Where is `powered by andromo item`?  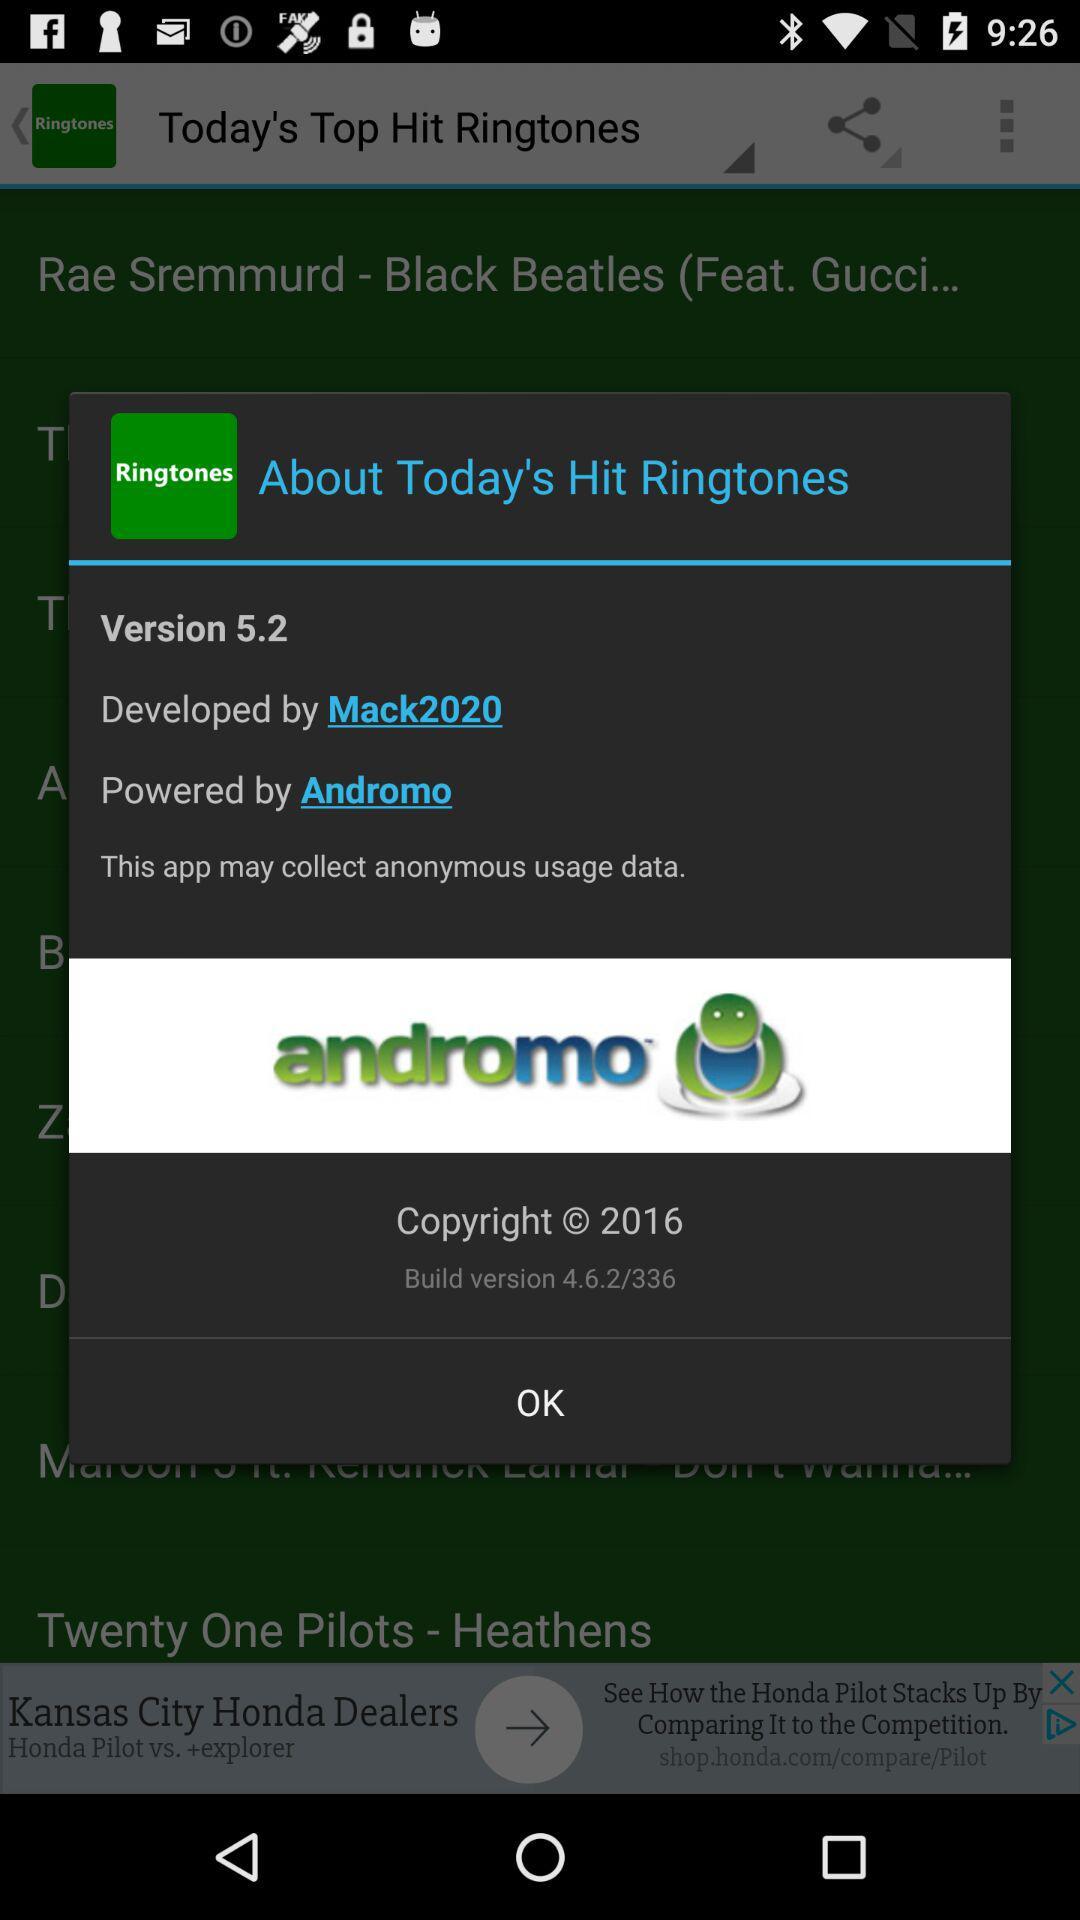 powered by andromo item is located at coordinates (540, 804).